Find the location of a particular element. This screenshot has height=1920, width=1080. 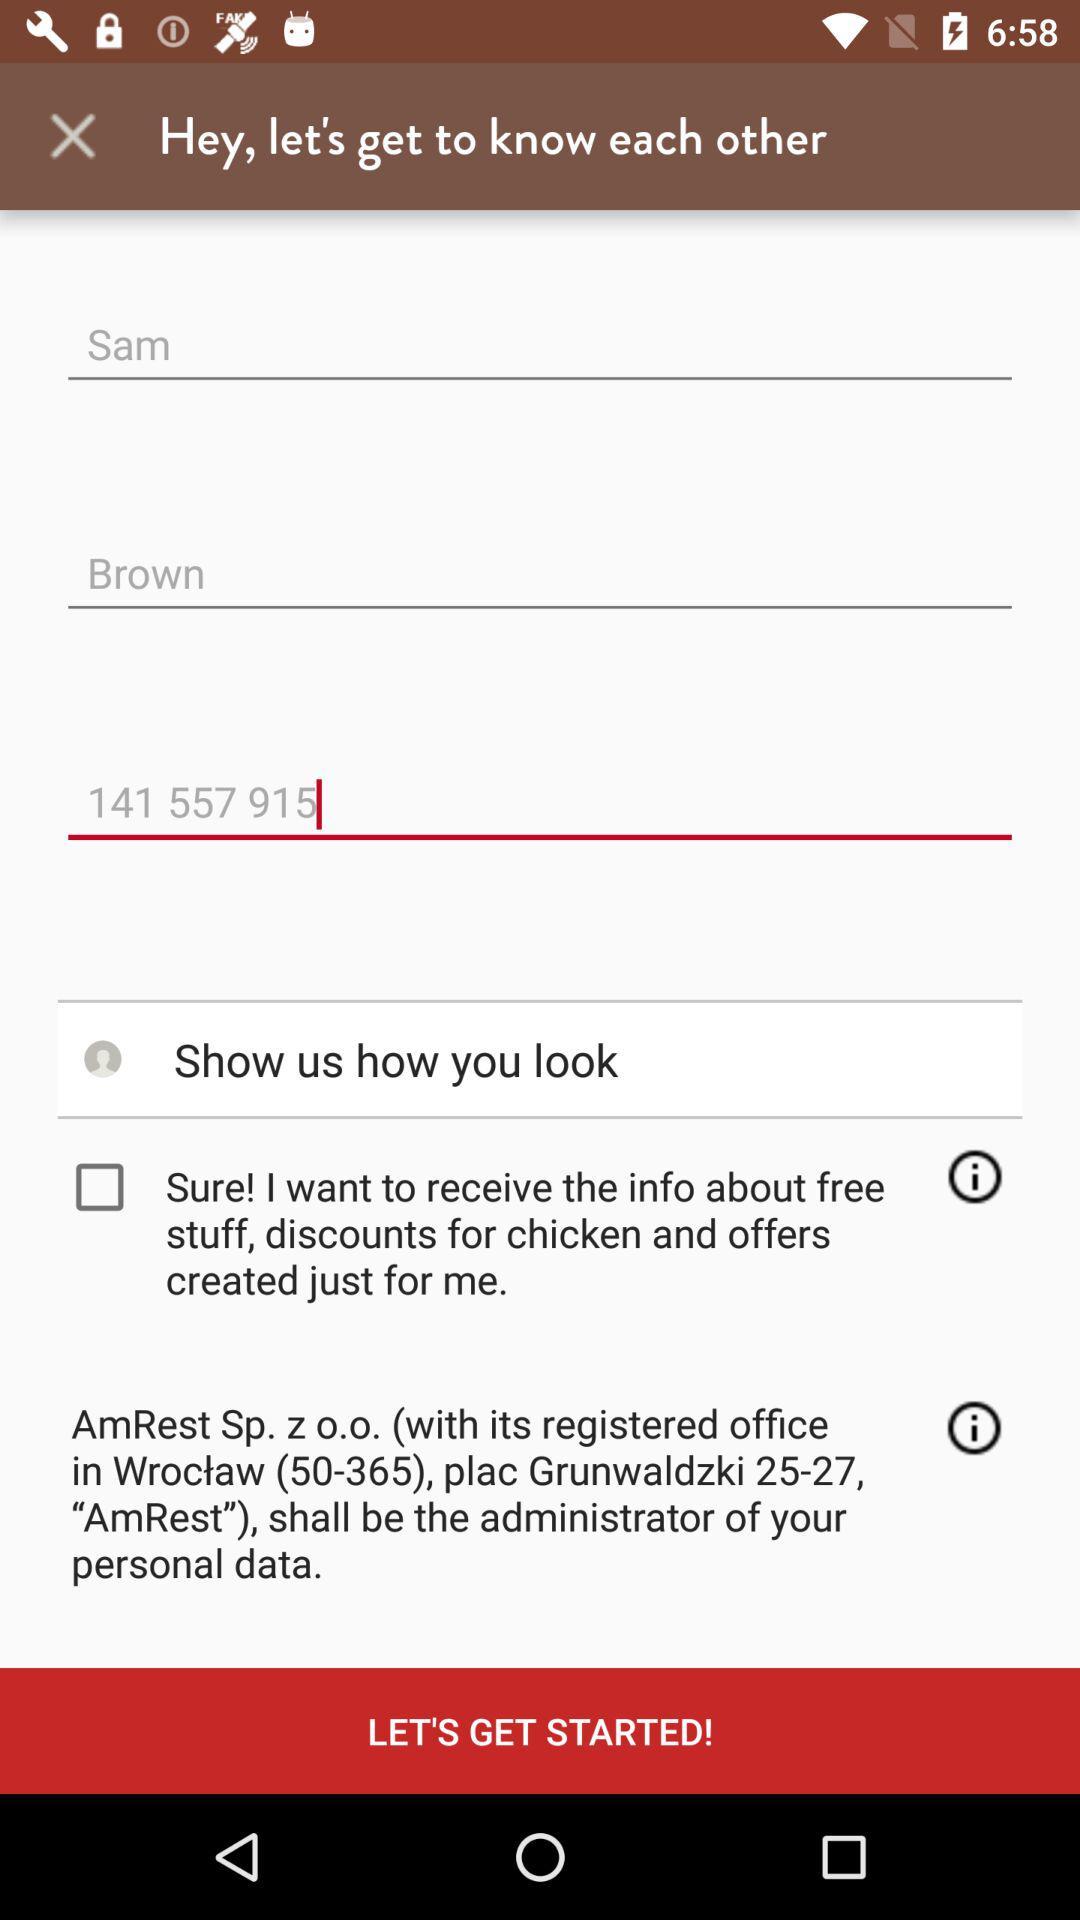

icon next to amrest sp z is located at coordinates (973, 1427).